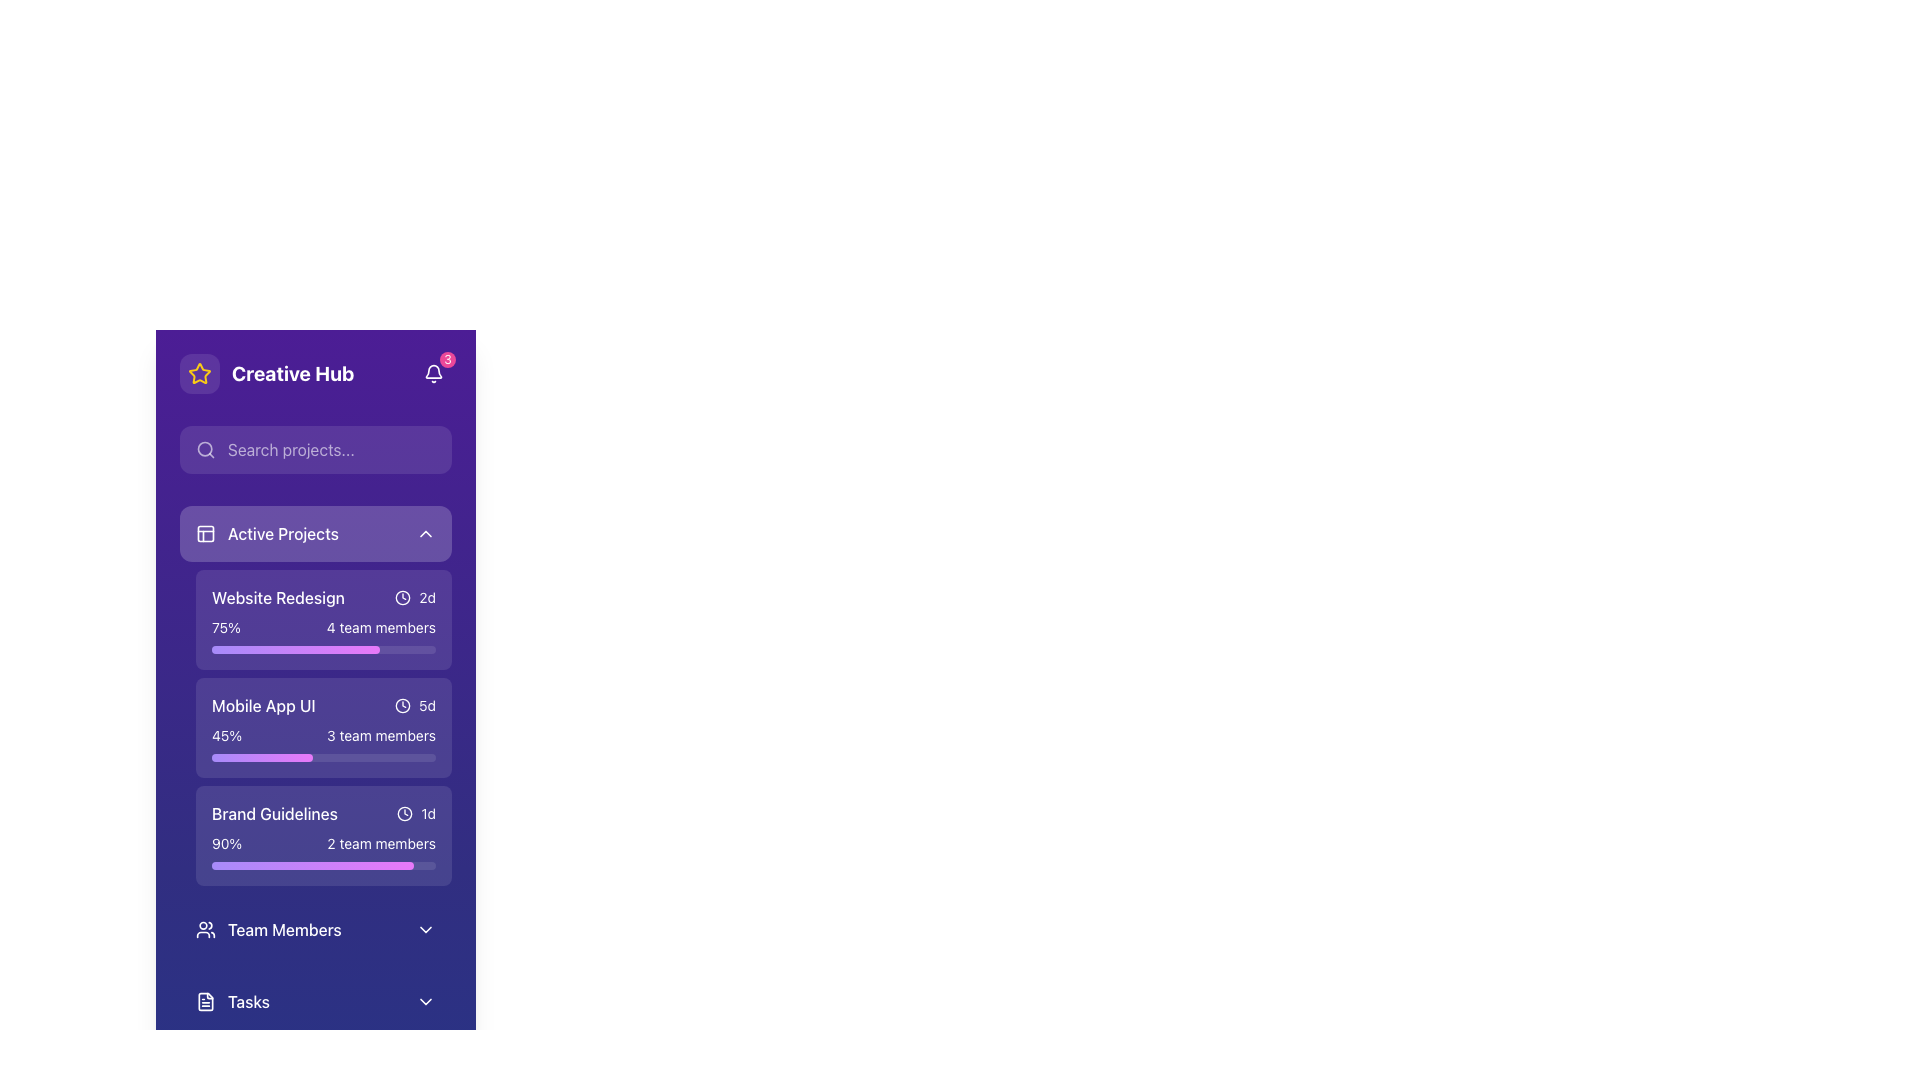  Describe the element at coordinates (206, 1002) in the screenshot. I see `the document icon with horizontal lines and a folded top corner, located to the left of the 'Tasks' label in the bottom part of the sidebar` at that location.